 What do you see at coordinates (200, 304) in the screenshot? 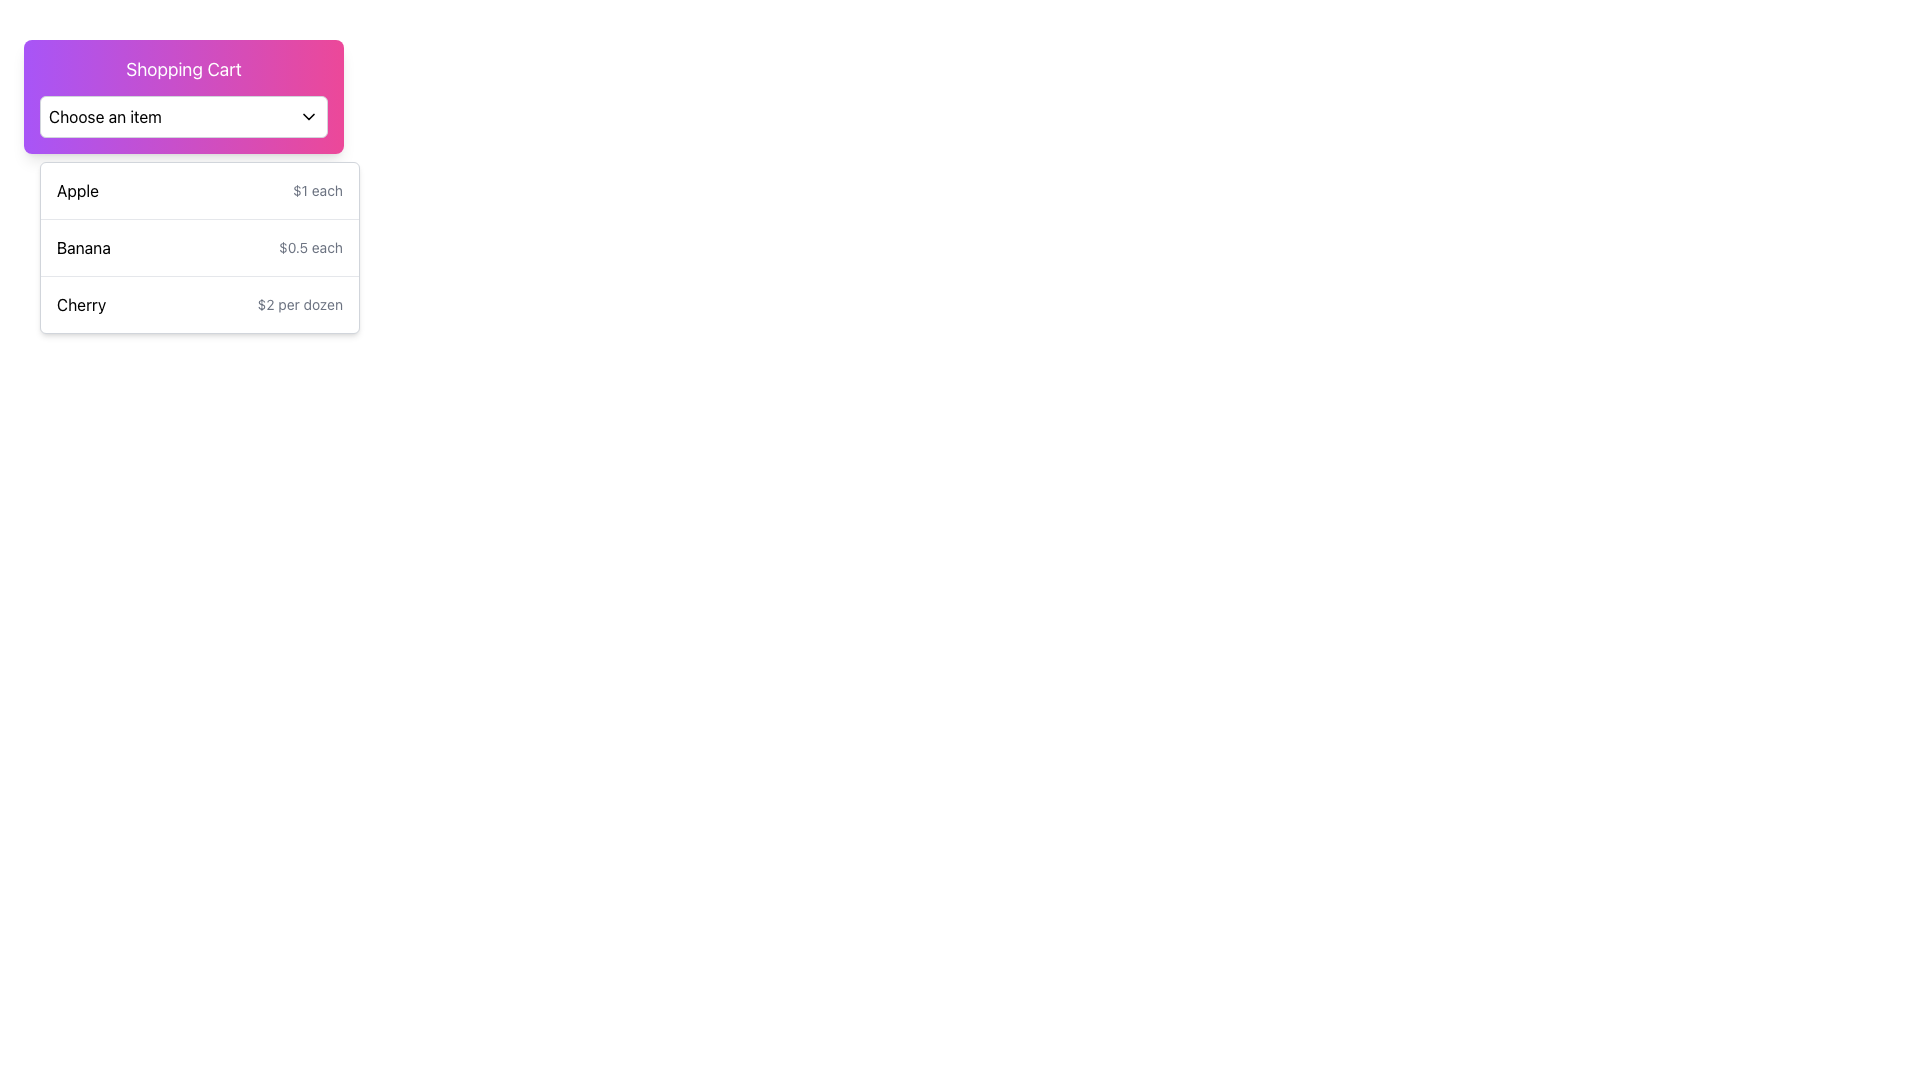
I see `the third item in the shopping list, which displays an item name and its price, located below 'Apple' and 'Banana'` at bounding box center [200, 304].